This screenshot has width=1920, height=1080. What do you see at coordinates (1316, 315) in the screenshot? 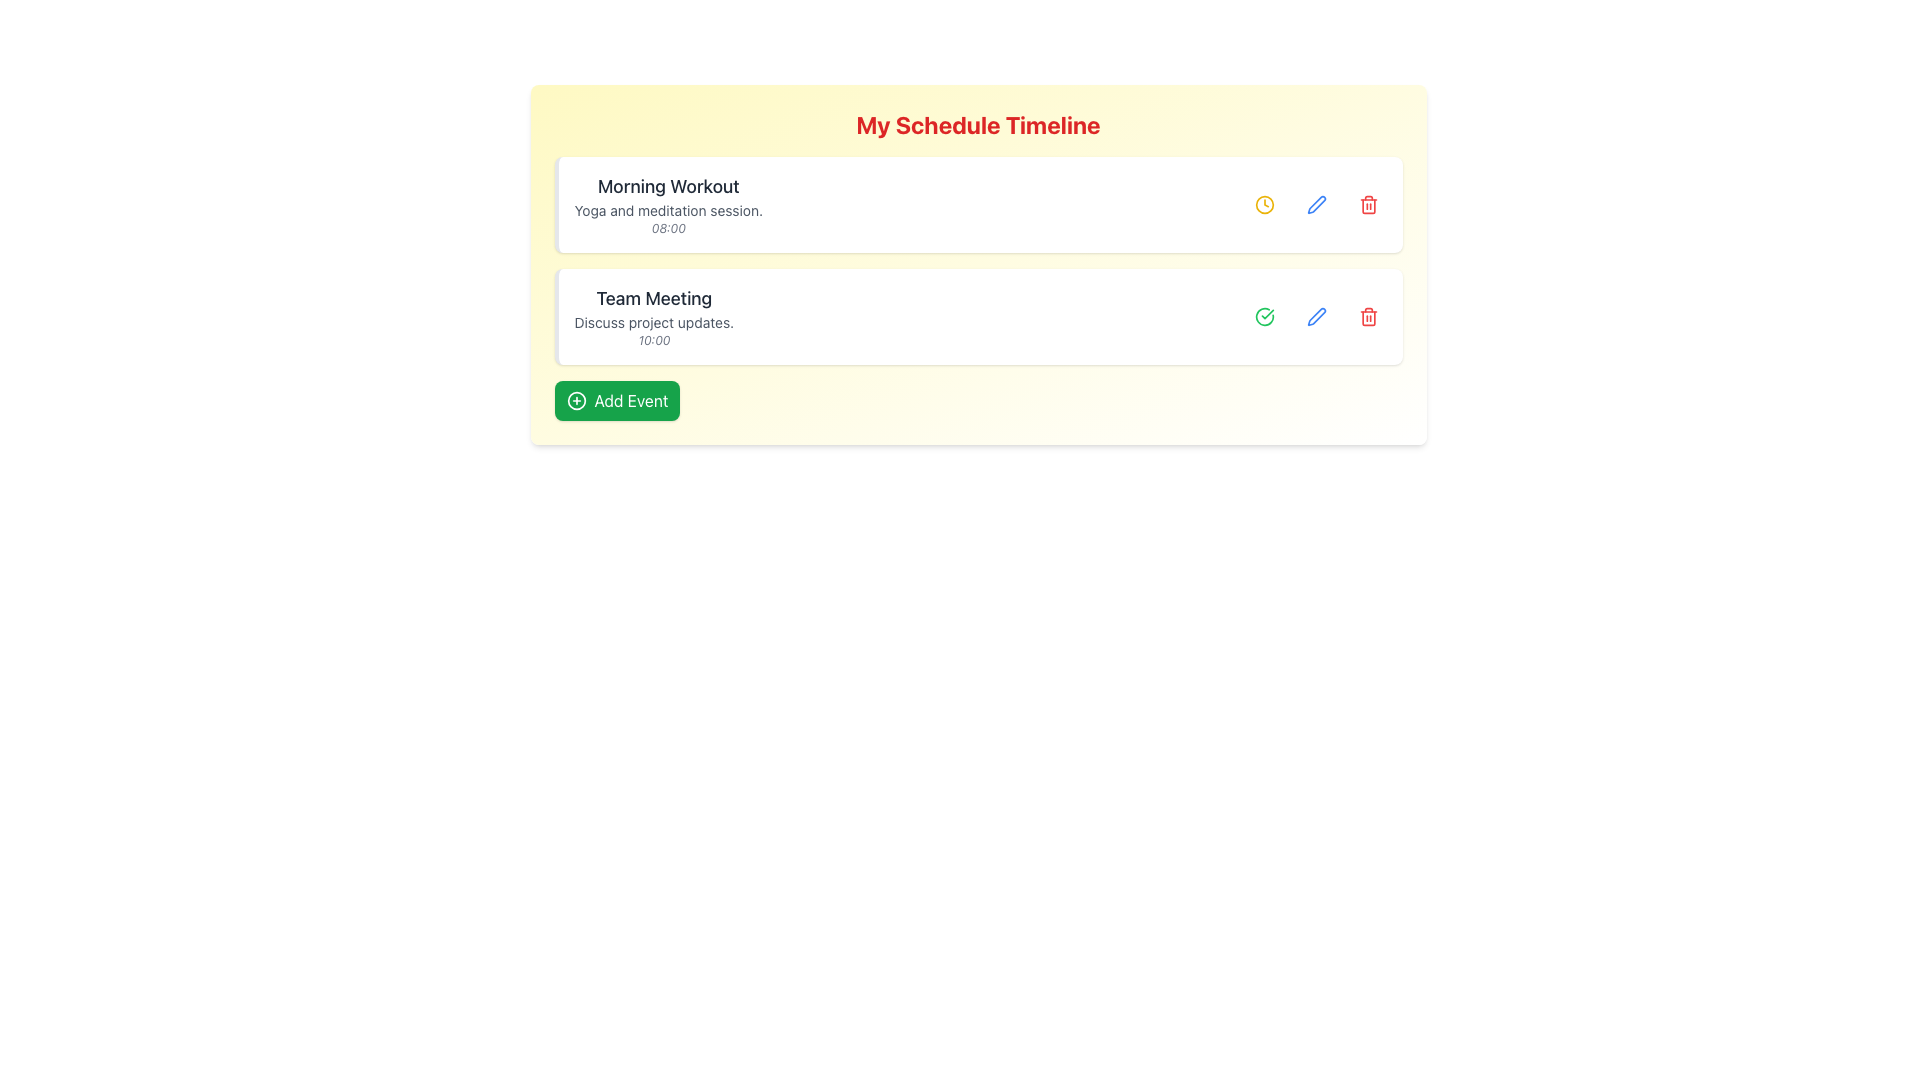
I see `the edit button located in the lower task card labeled 'Team Meeting', which is positioned just to the left of a red trash bin icon` at bounding box center [1316, 315].